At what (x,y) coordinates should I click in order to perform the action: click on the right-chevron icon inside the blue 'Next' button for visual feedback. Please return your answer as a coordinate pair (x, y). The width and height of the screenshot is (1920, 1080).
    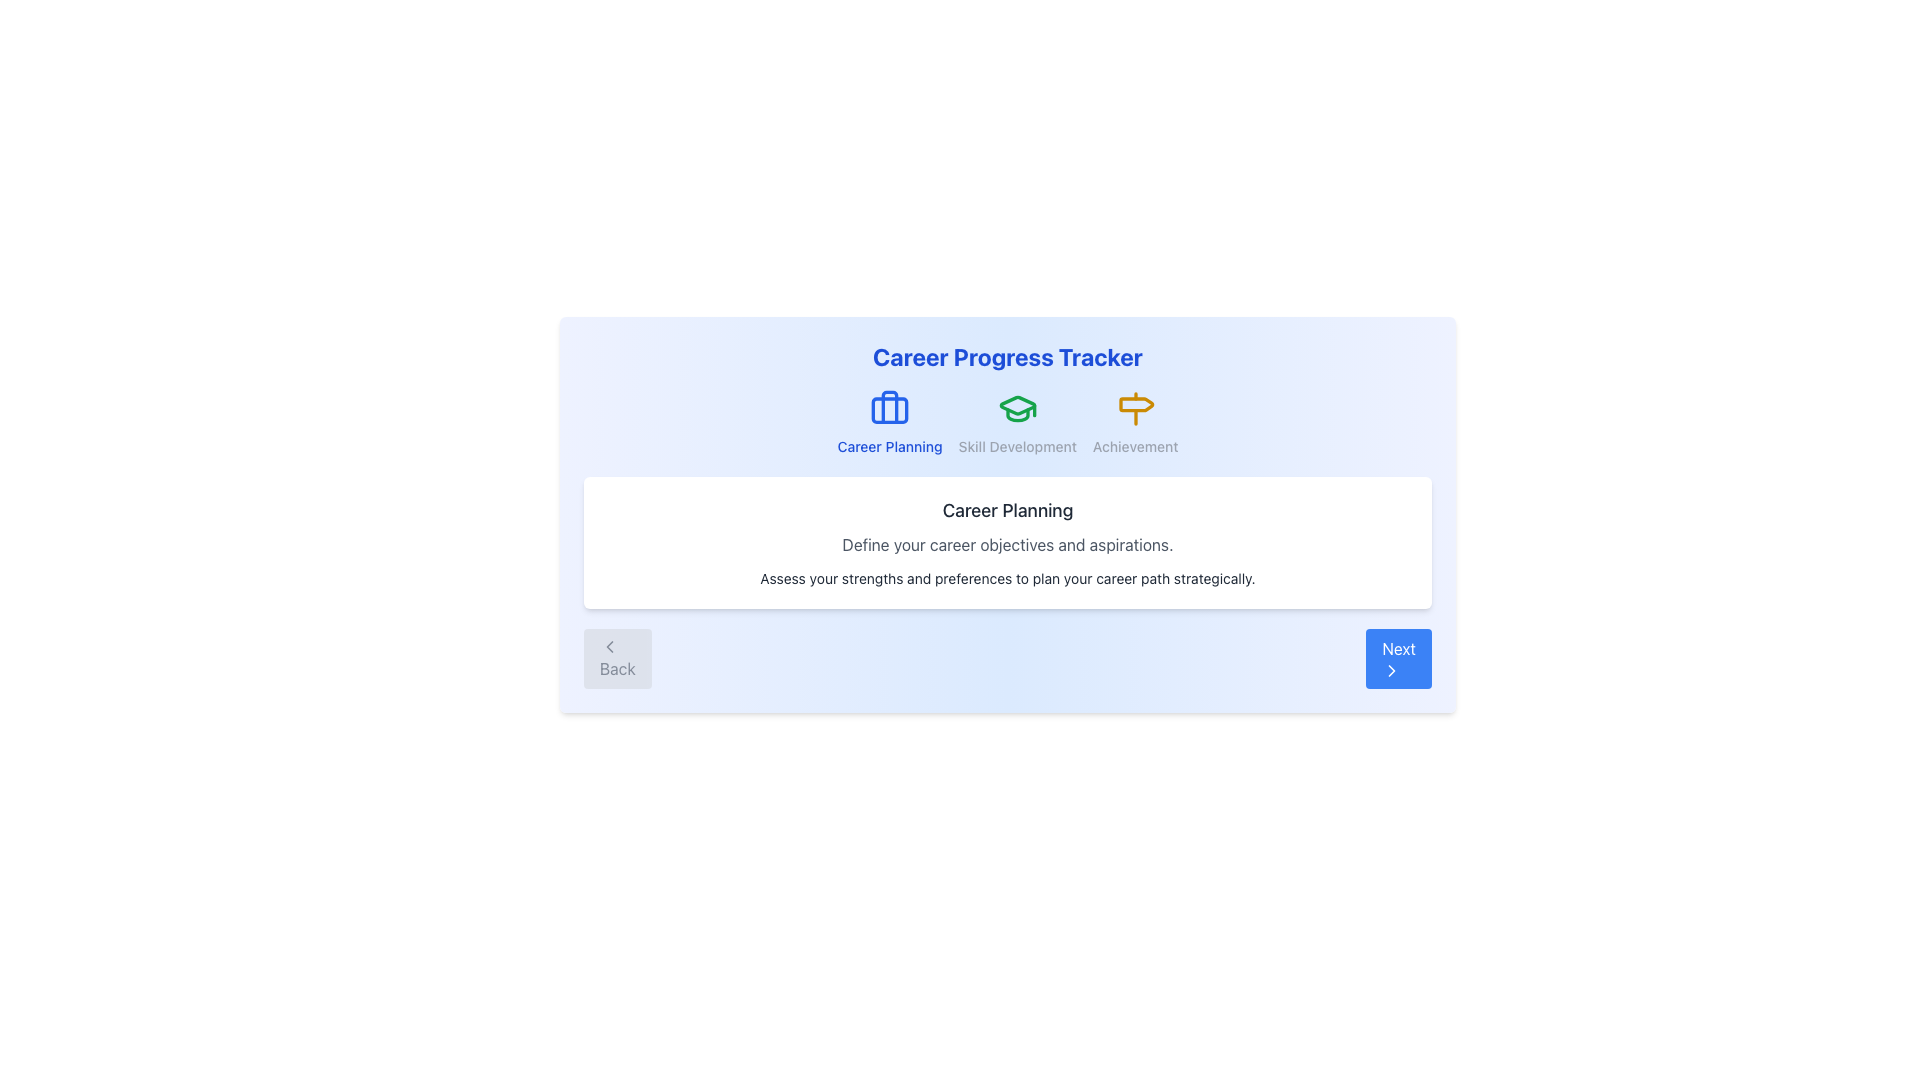
    Looking at the image, I should click on (1391, 671).